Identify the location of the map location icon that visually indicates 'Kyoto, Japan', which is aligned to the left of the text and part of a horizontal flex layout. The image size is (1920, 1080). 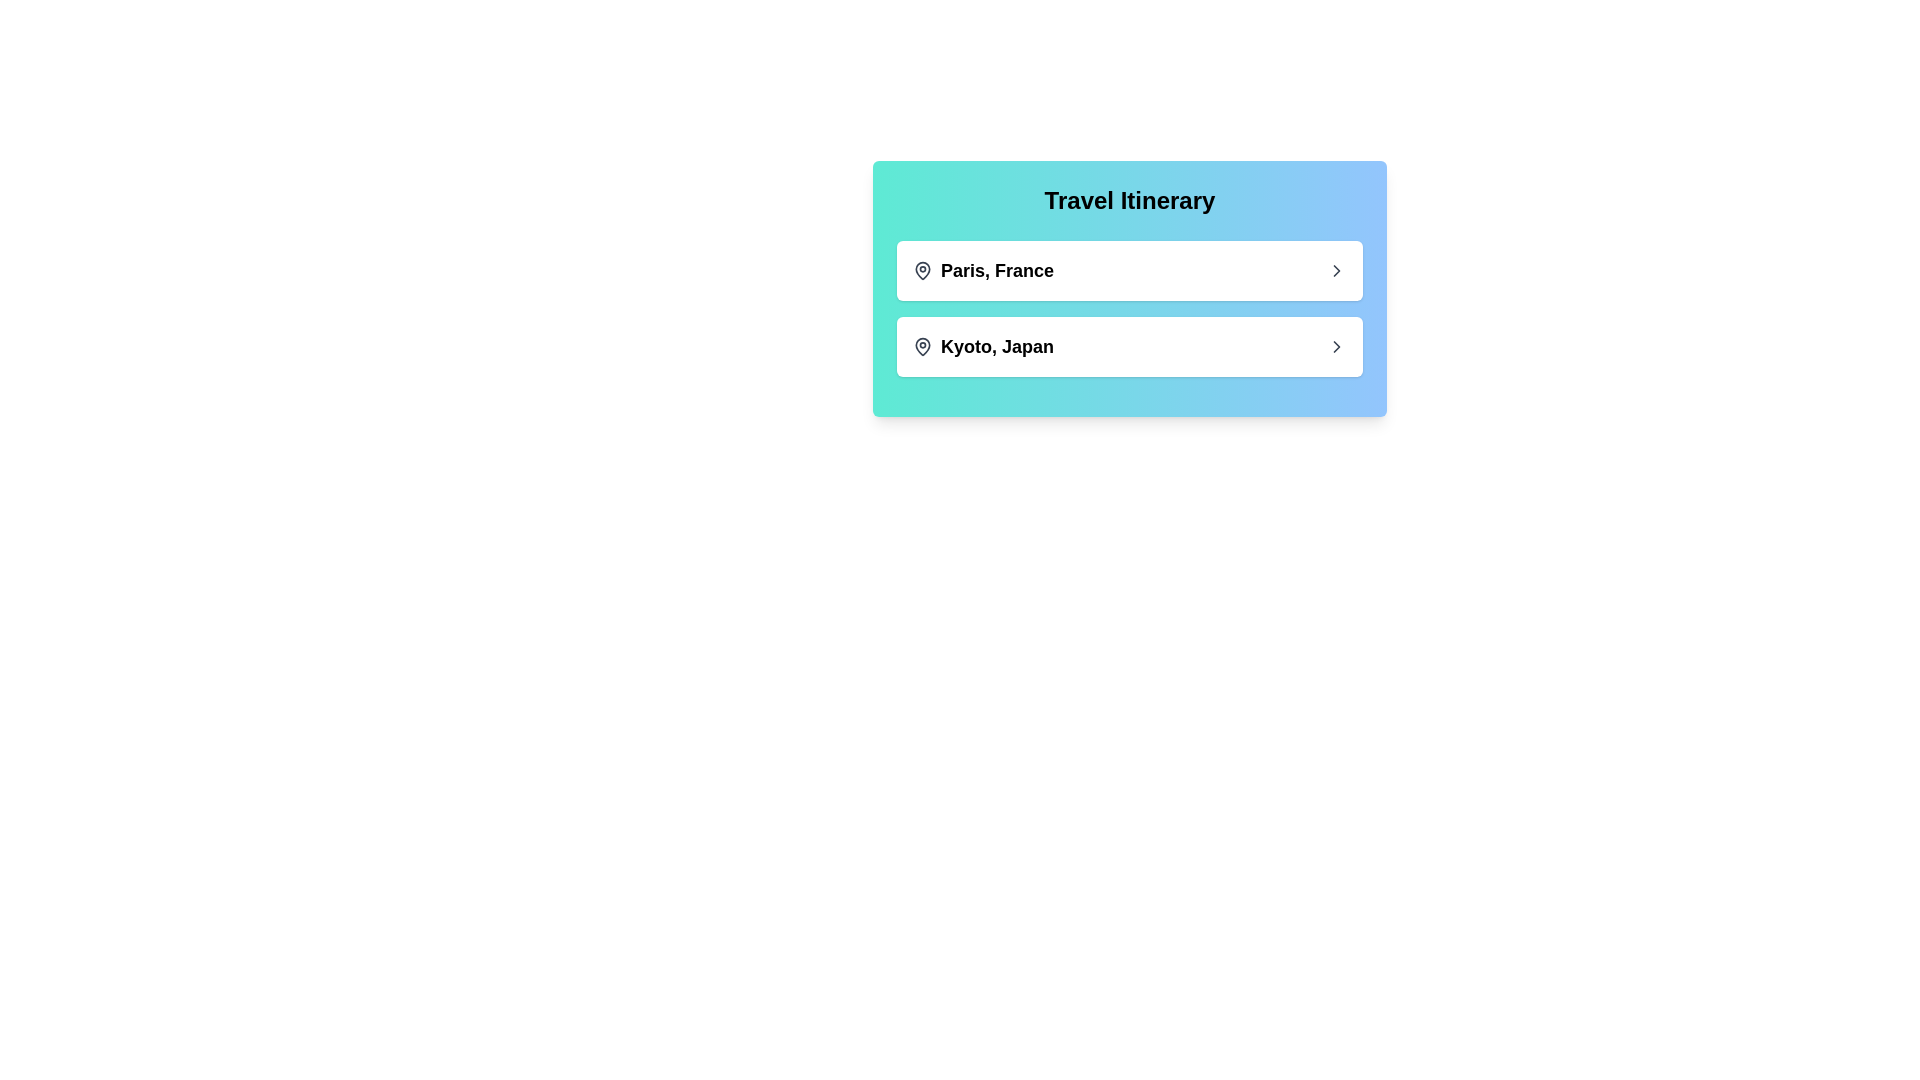
(921, 346).